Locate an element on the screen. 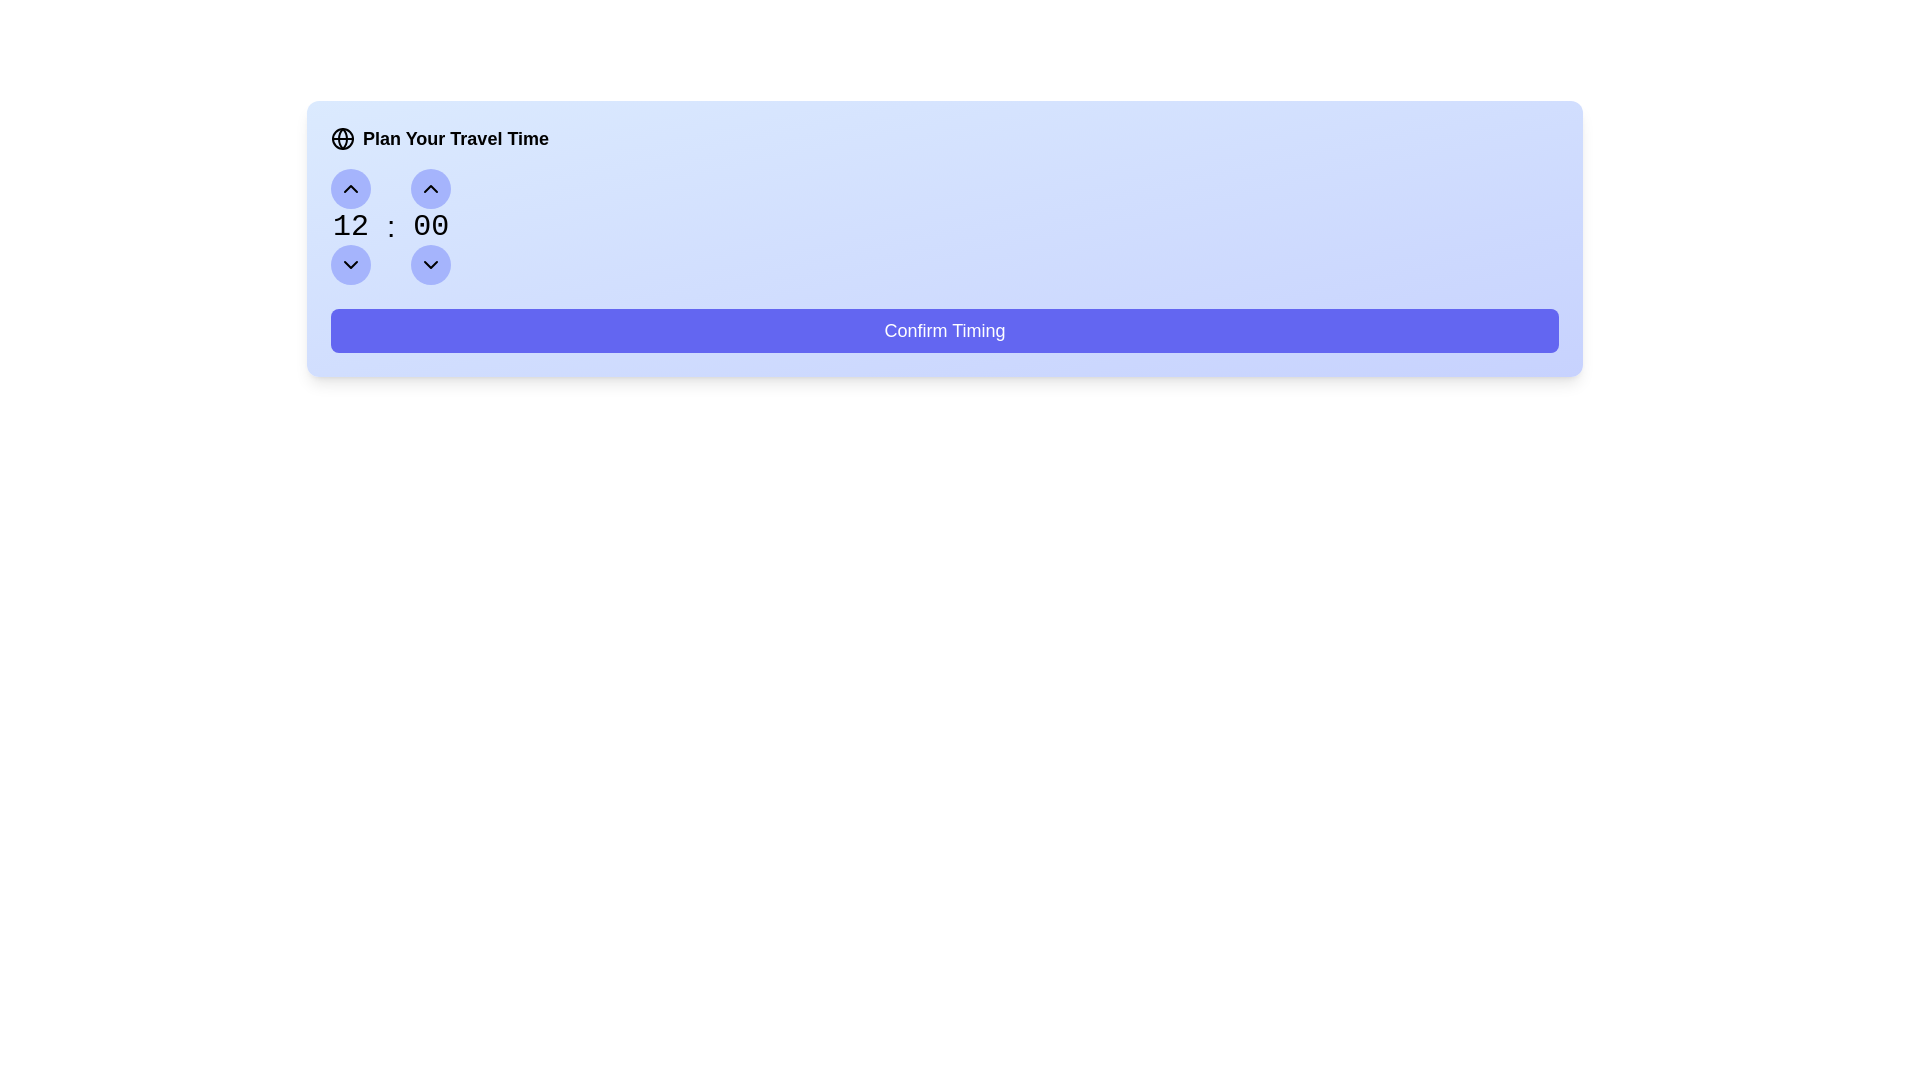 Image resolution: width=1920 pixels, height=1080 pixels. the upward-pointing chevron icon button located in the 'Plan Your Travel Time' panel to increment the hour value is located at coordinates (430, 189).